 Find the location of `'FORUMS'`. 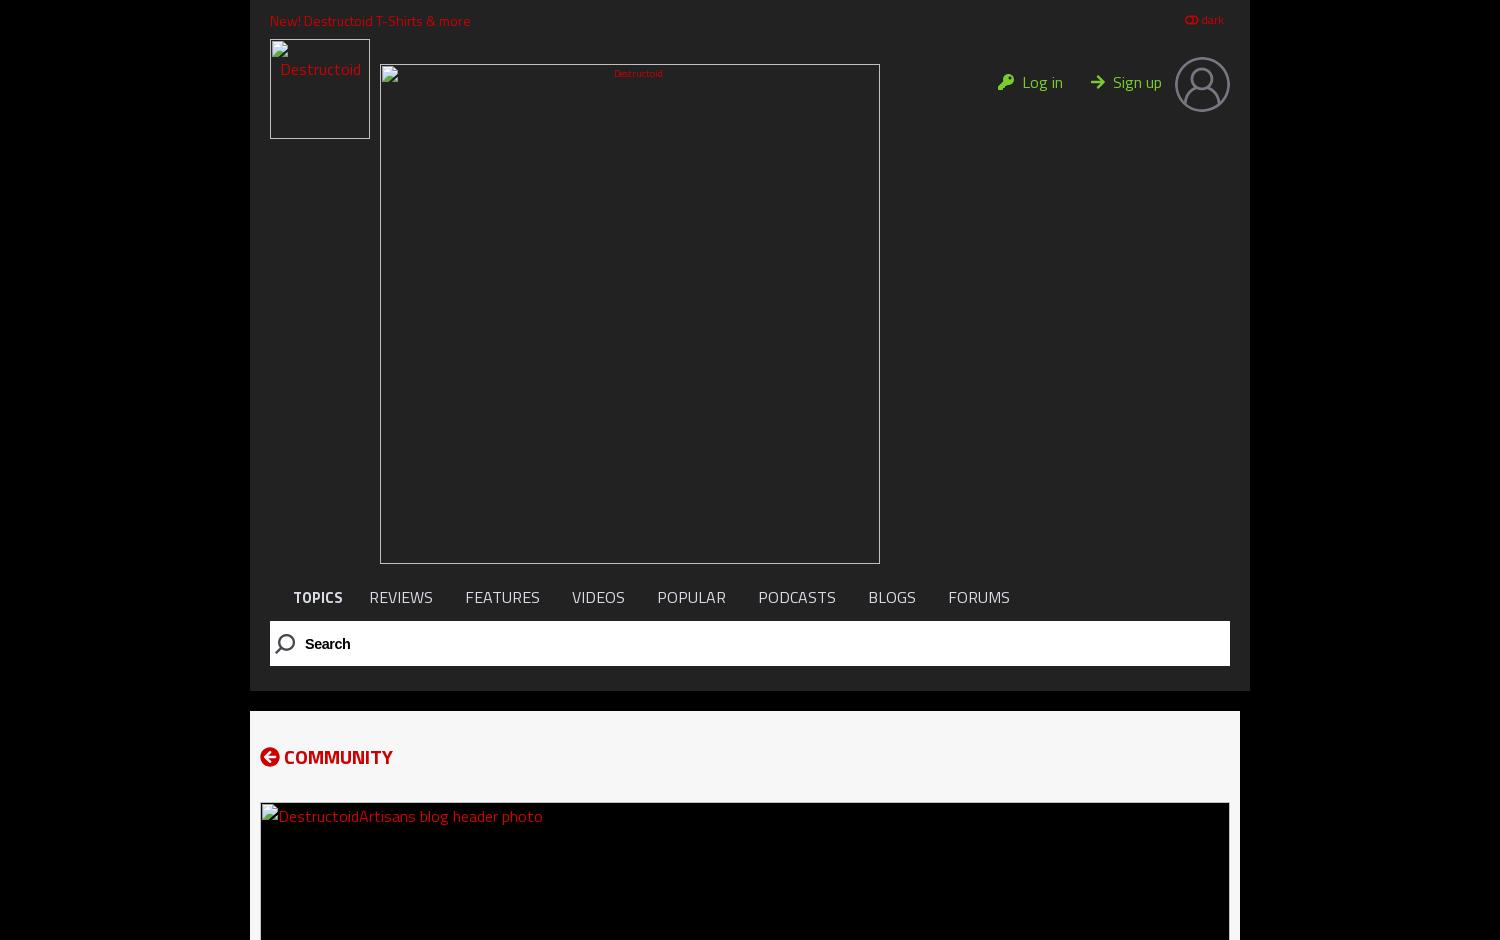

'FORUMS' is located at coordinates (978, 595).